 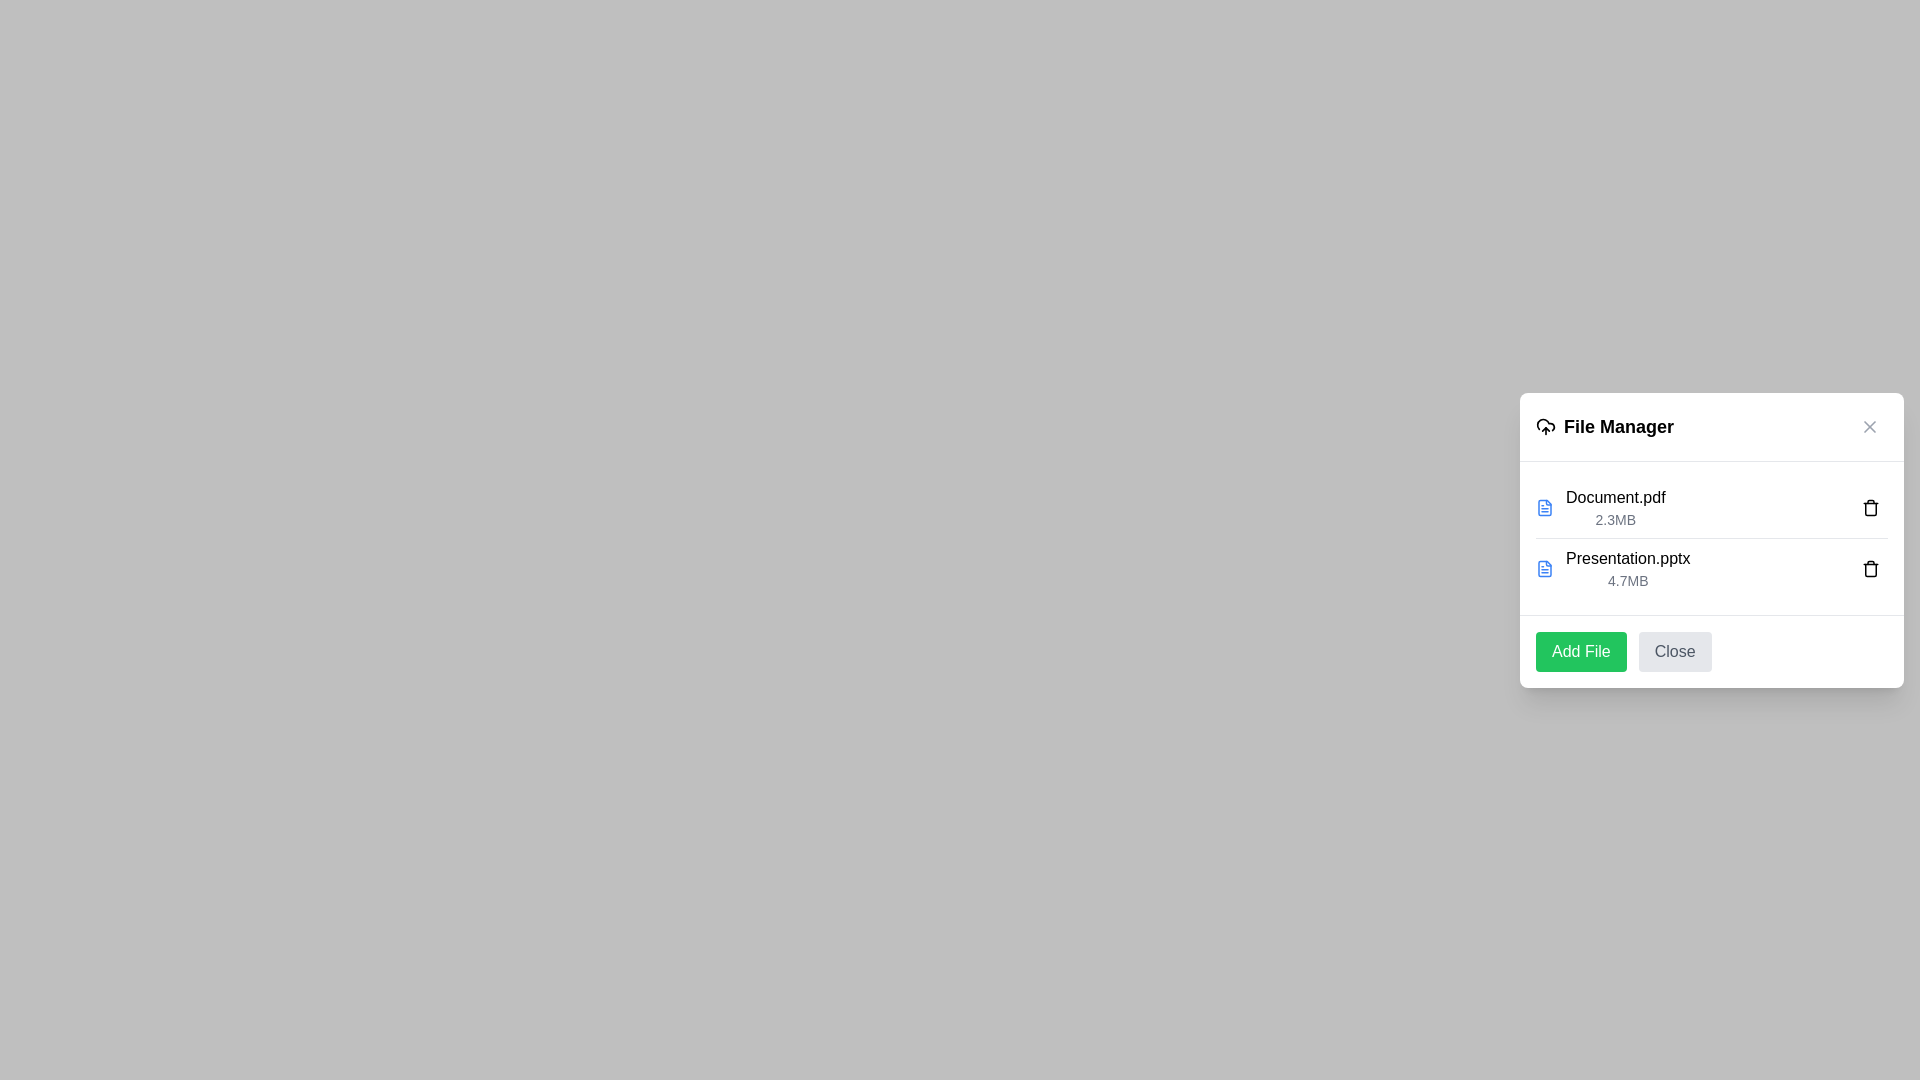 What do you see at coordinates (1675, 651) in the screenshot?
I see `the close button on the right side of the 'Add File' button in the footer of the 'File Manager' modal` at bounding box center [1675, 651].